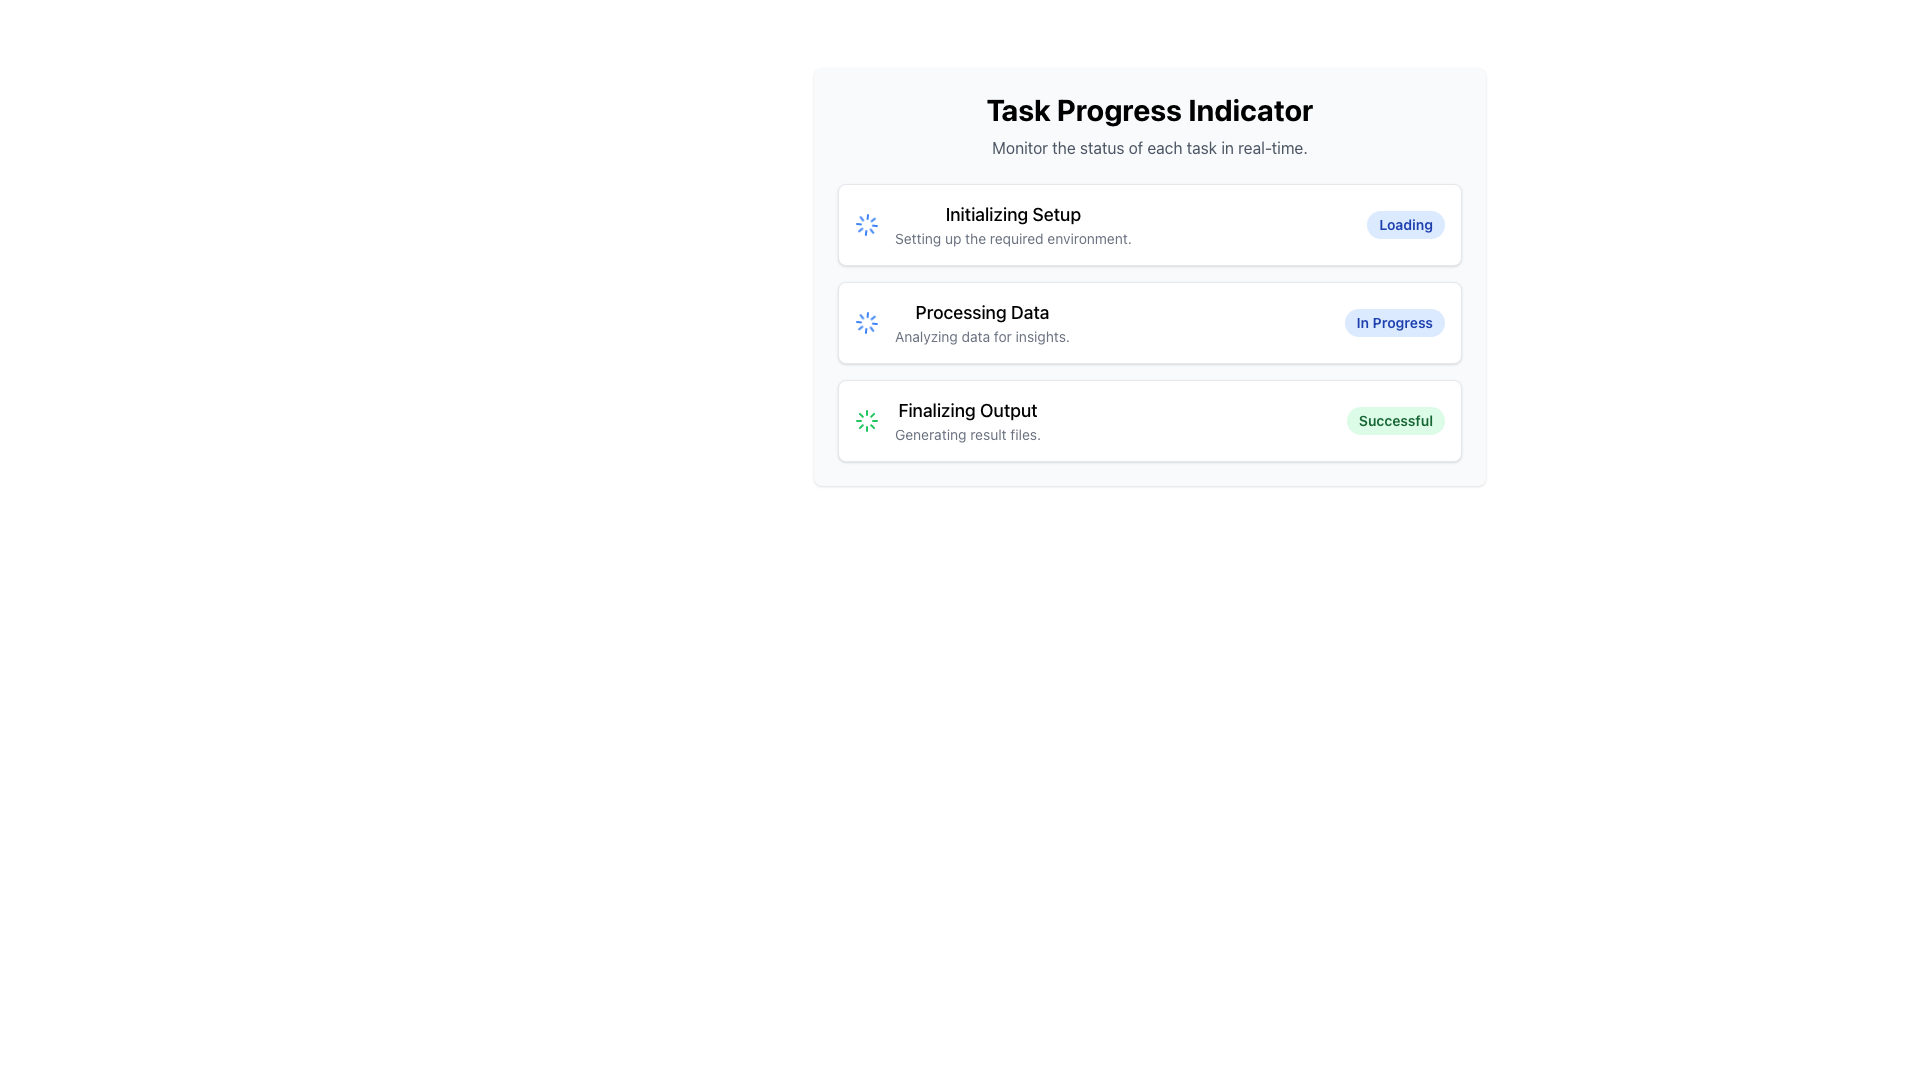 The height and width of the screenshot is (1080, 1920). I want to click on the Text Label that provides additional information for the 'Processing Data' task, located in the second content row of the task progress list, so click(982, 335).